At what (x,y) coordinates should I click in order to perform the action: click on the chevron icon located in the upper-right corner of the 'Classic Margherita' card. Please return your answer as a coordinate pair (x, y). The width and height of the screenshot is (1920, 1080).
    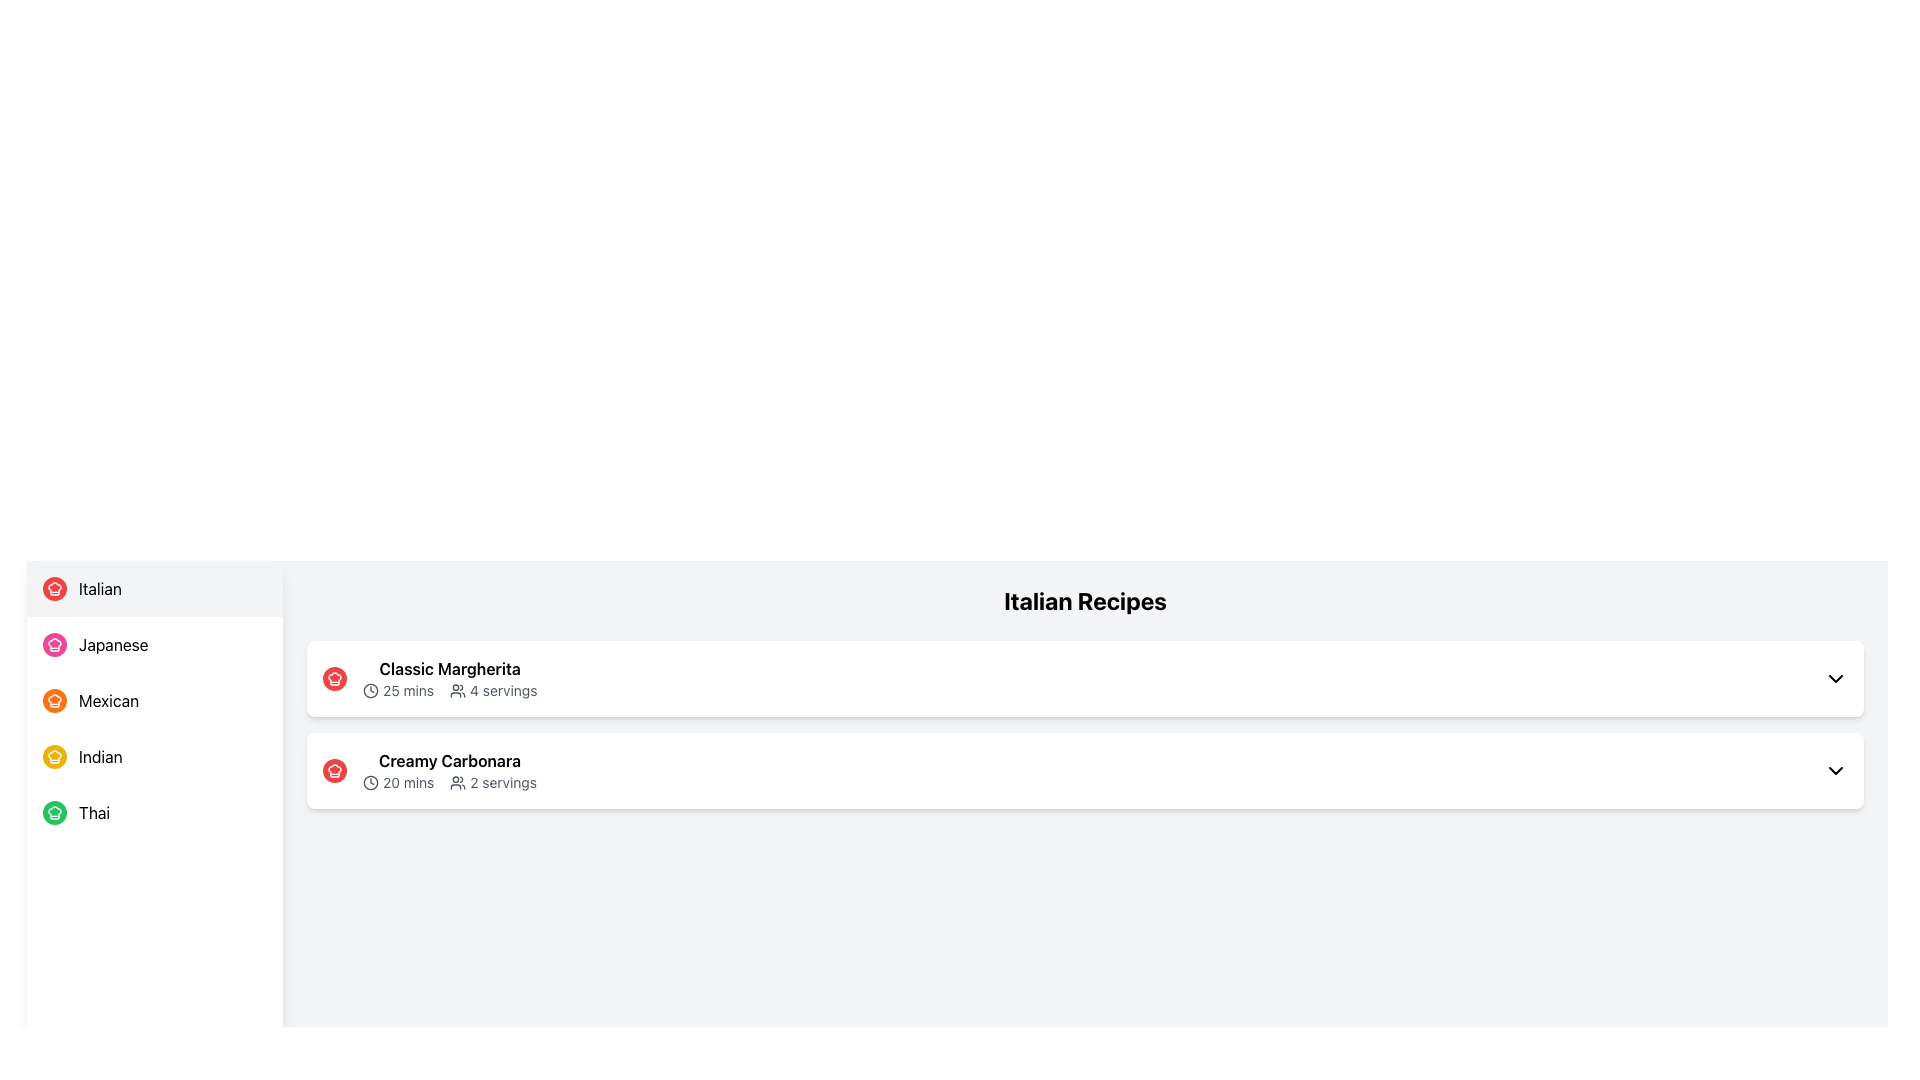
    Looking at the image, I should click on (1836, 677).